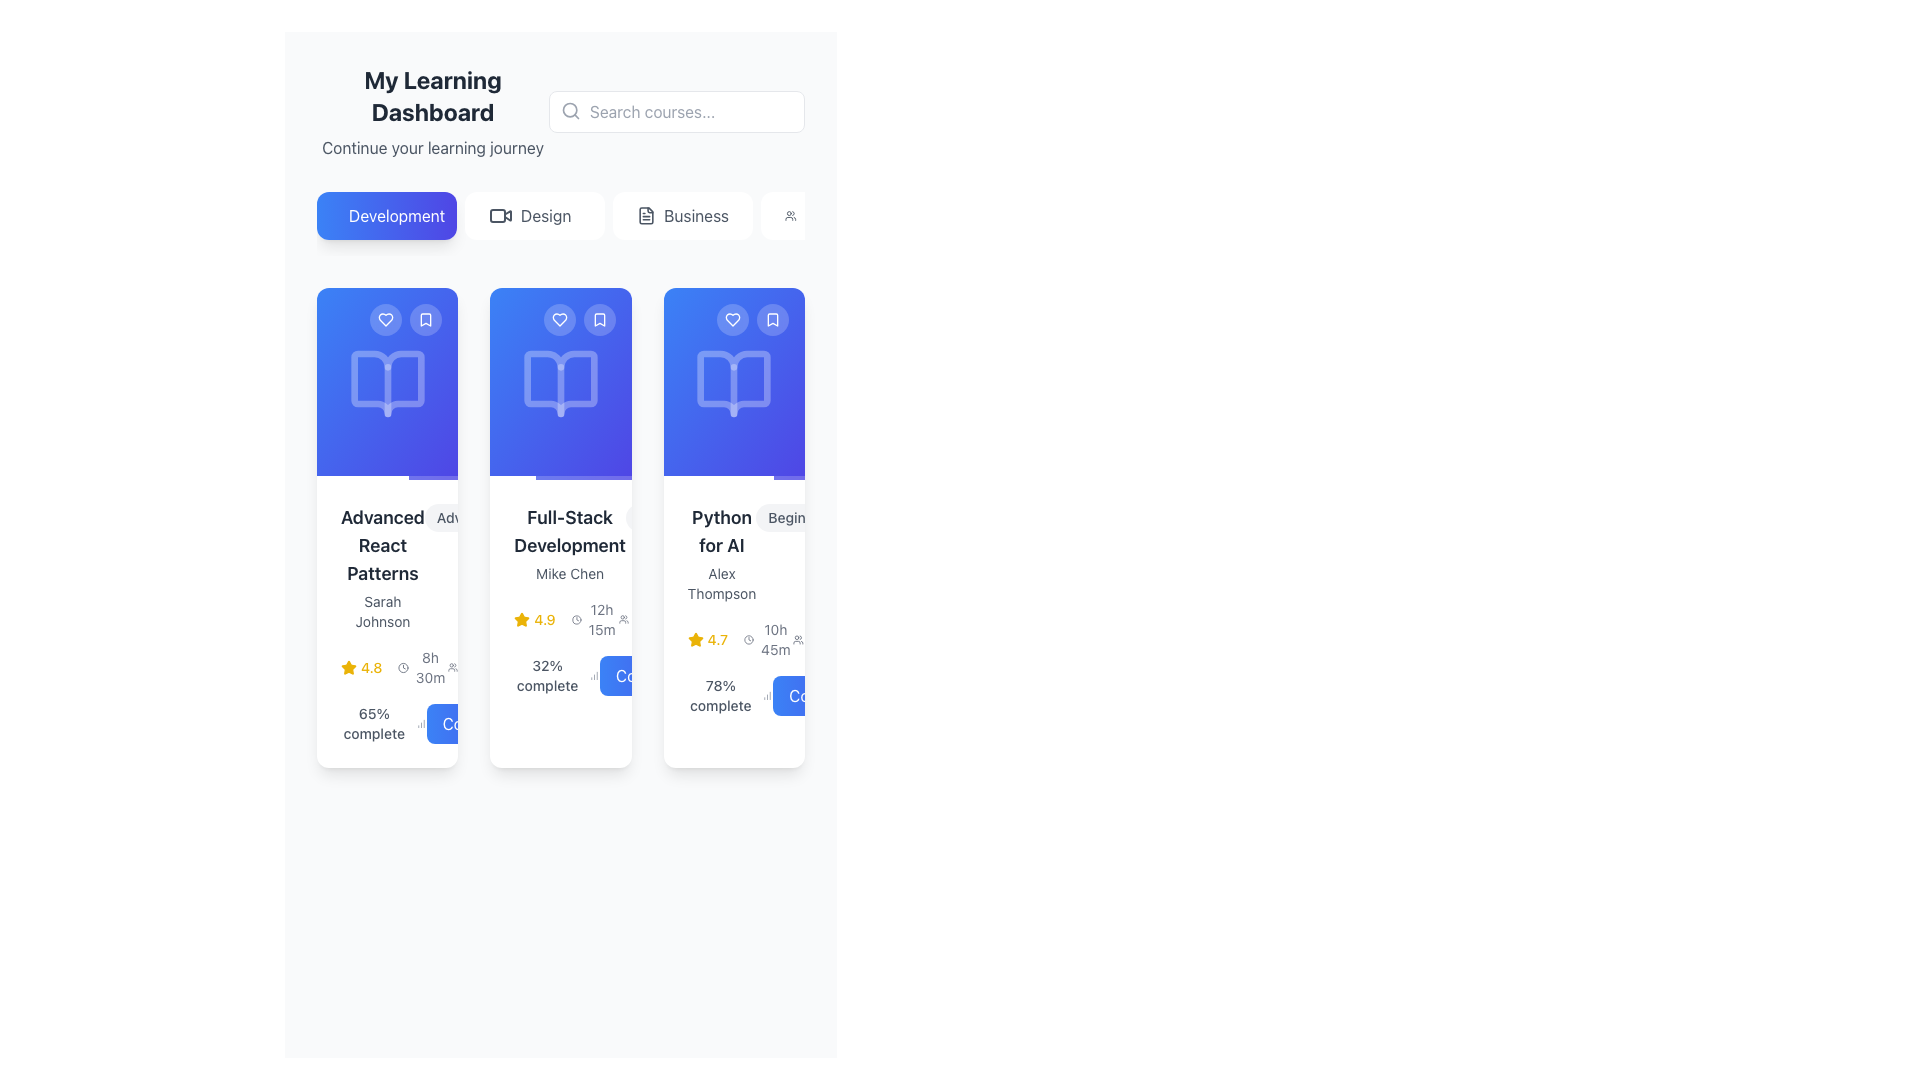 This screenshot has width=1920, height=1080. What do you see at coordinates (718, 478) in the screenshot?
I see `the static Progress Bar representing the progress of the 'Python for AI' course, located under its corresponding card in the grid layout` at bounding box center [718, 478].